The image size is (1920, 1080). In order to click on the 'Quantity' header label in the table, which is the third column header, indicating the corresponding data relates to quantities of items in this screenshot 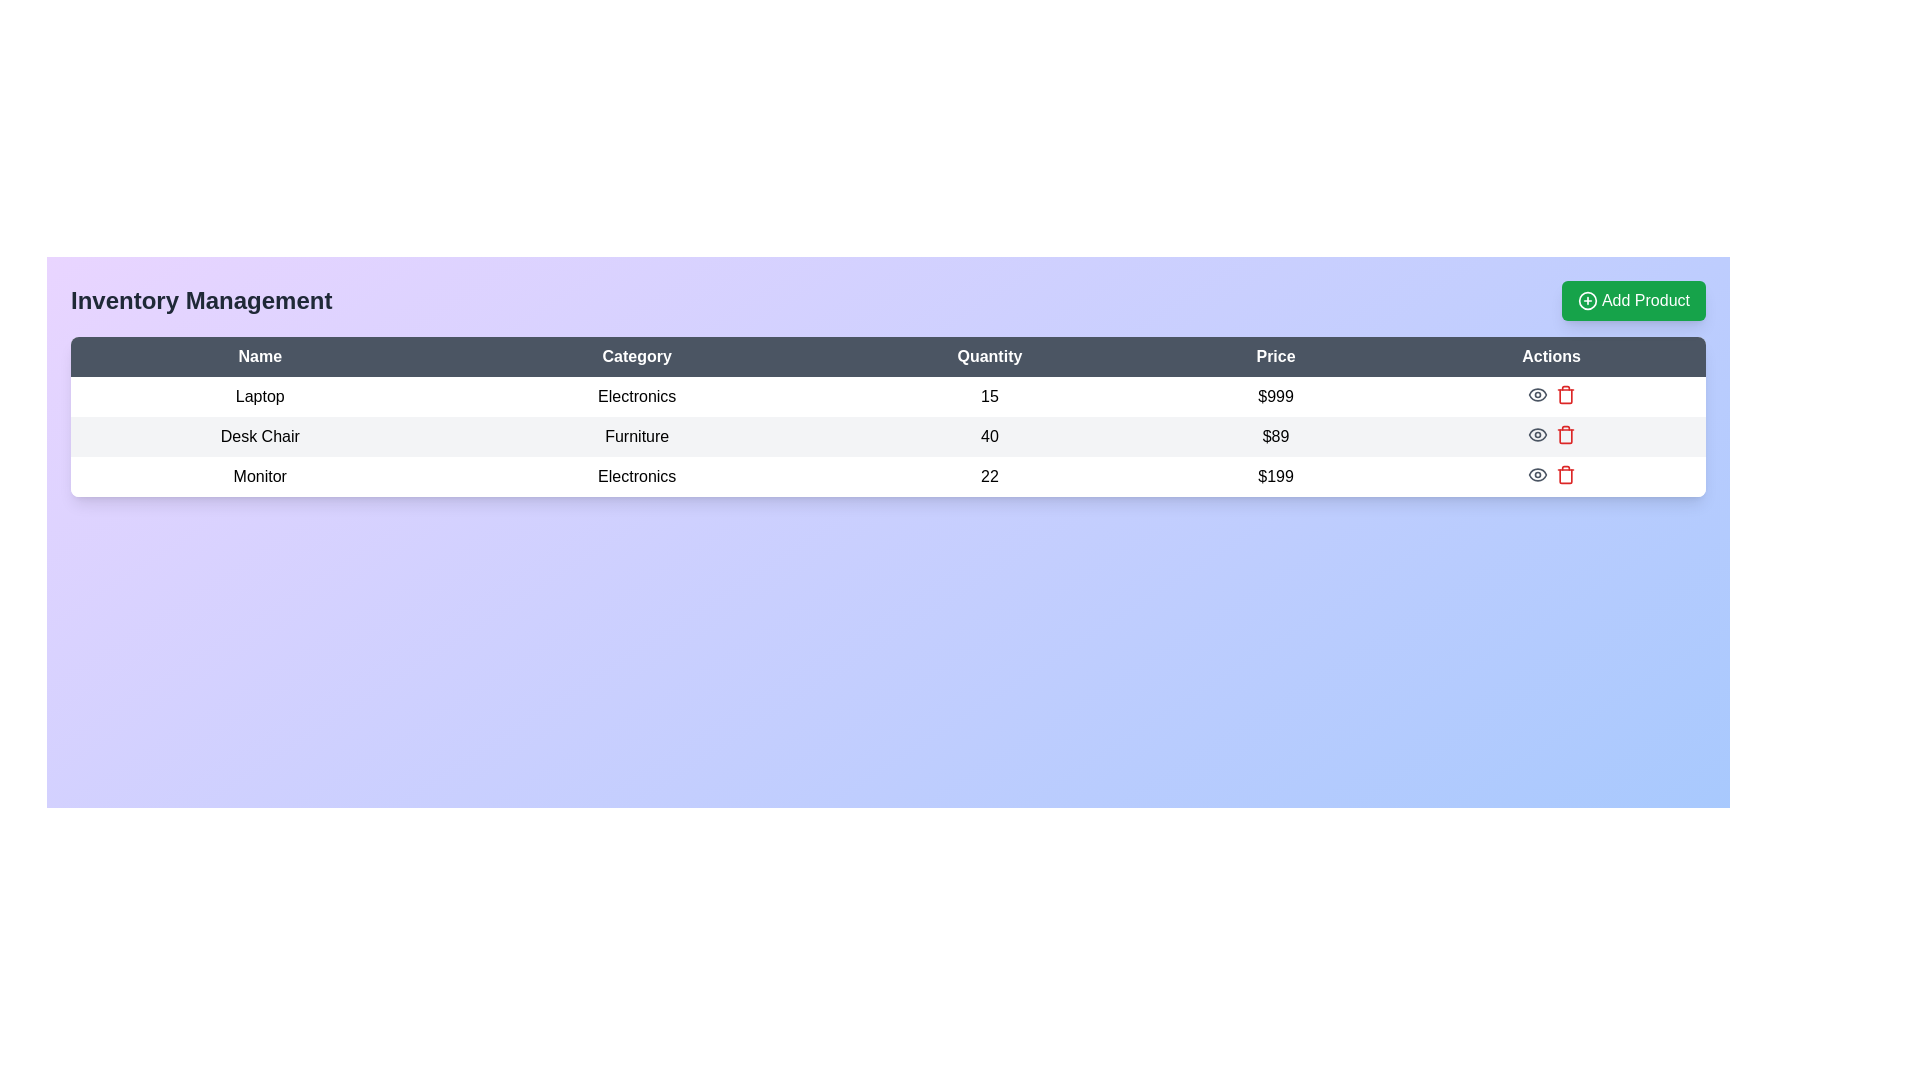, I will do `click(989, 356)`.